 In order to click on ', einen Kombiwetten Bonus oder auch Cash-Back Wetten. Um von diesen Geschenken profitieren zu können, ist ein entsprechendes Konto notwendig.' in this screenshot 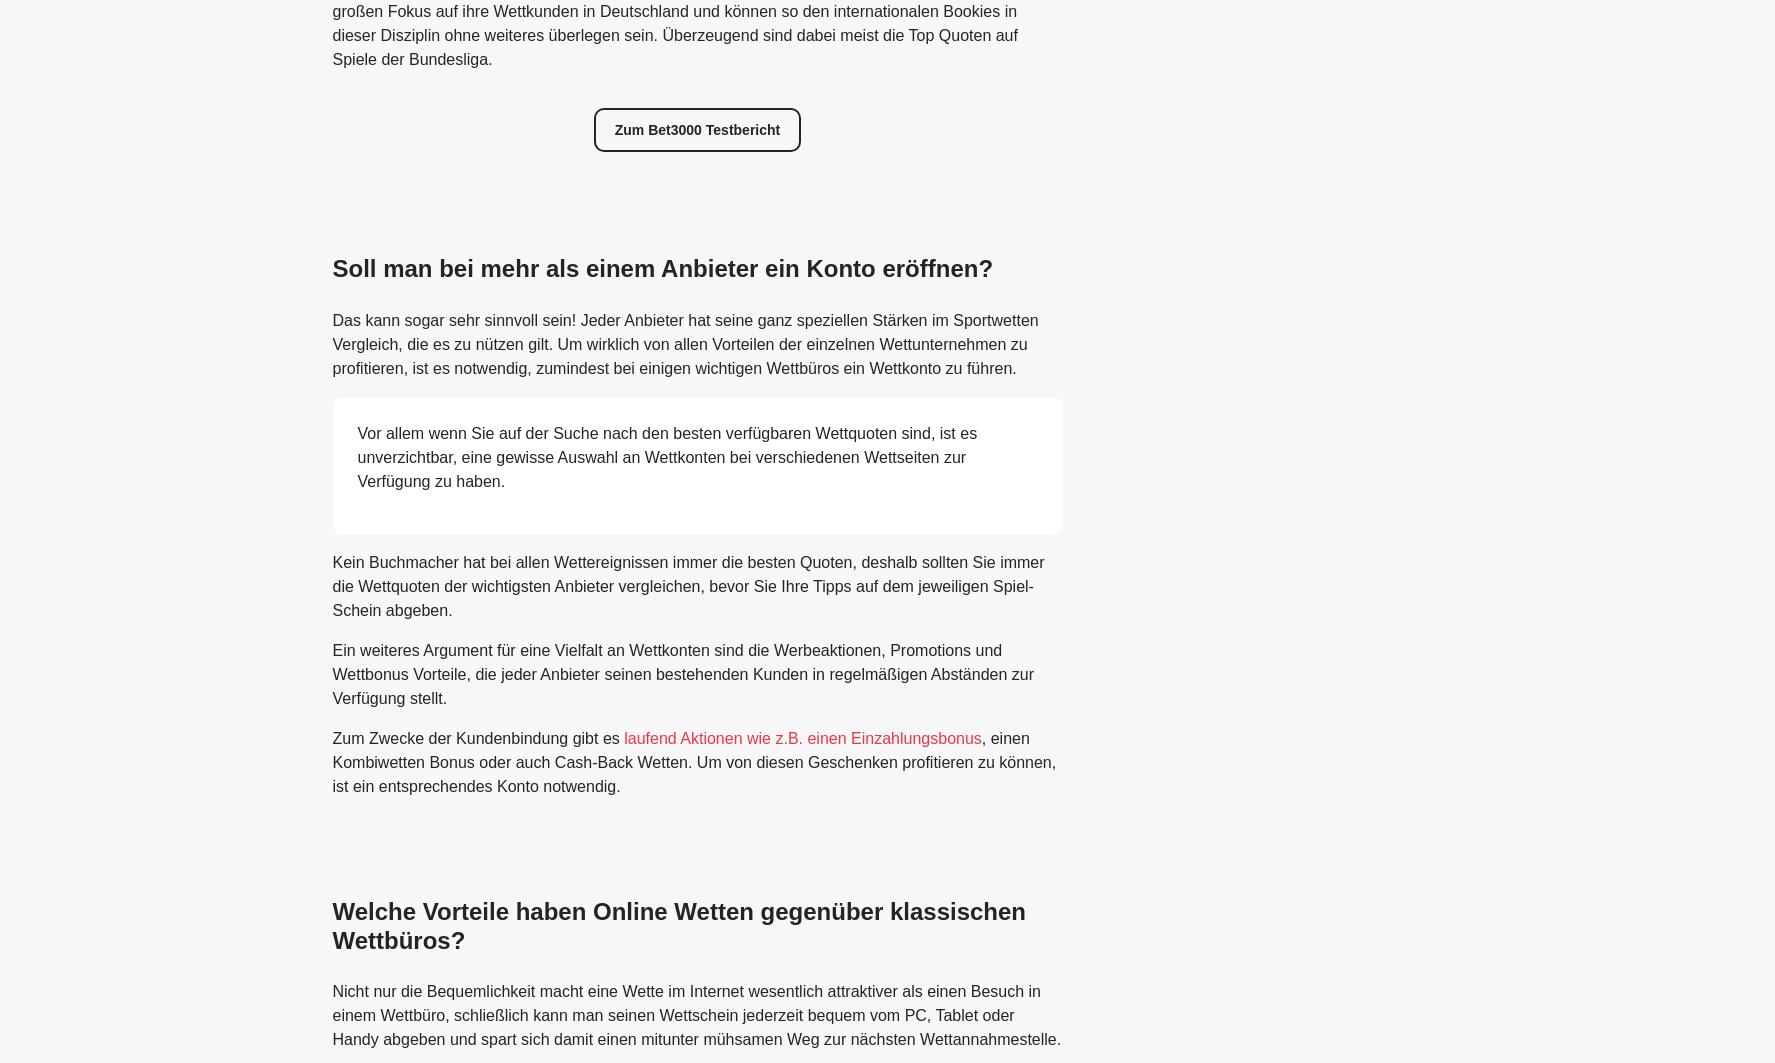, I will do `click(693, 760)`.